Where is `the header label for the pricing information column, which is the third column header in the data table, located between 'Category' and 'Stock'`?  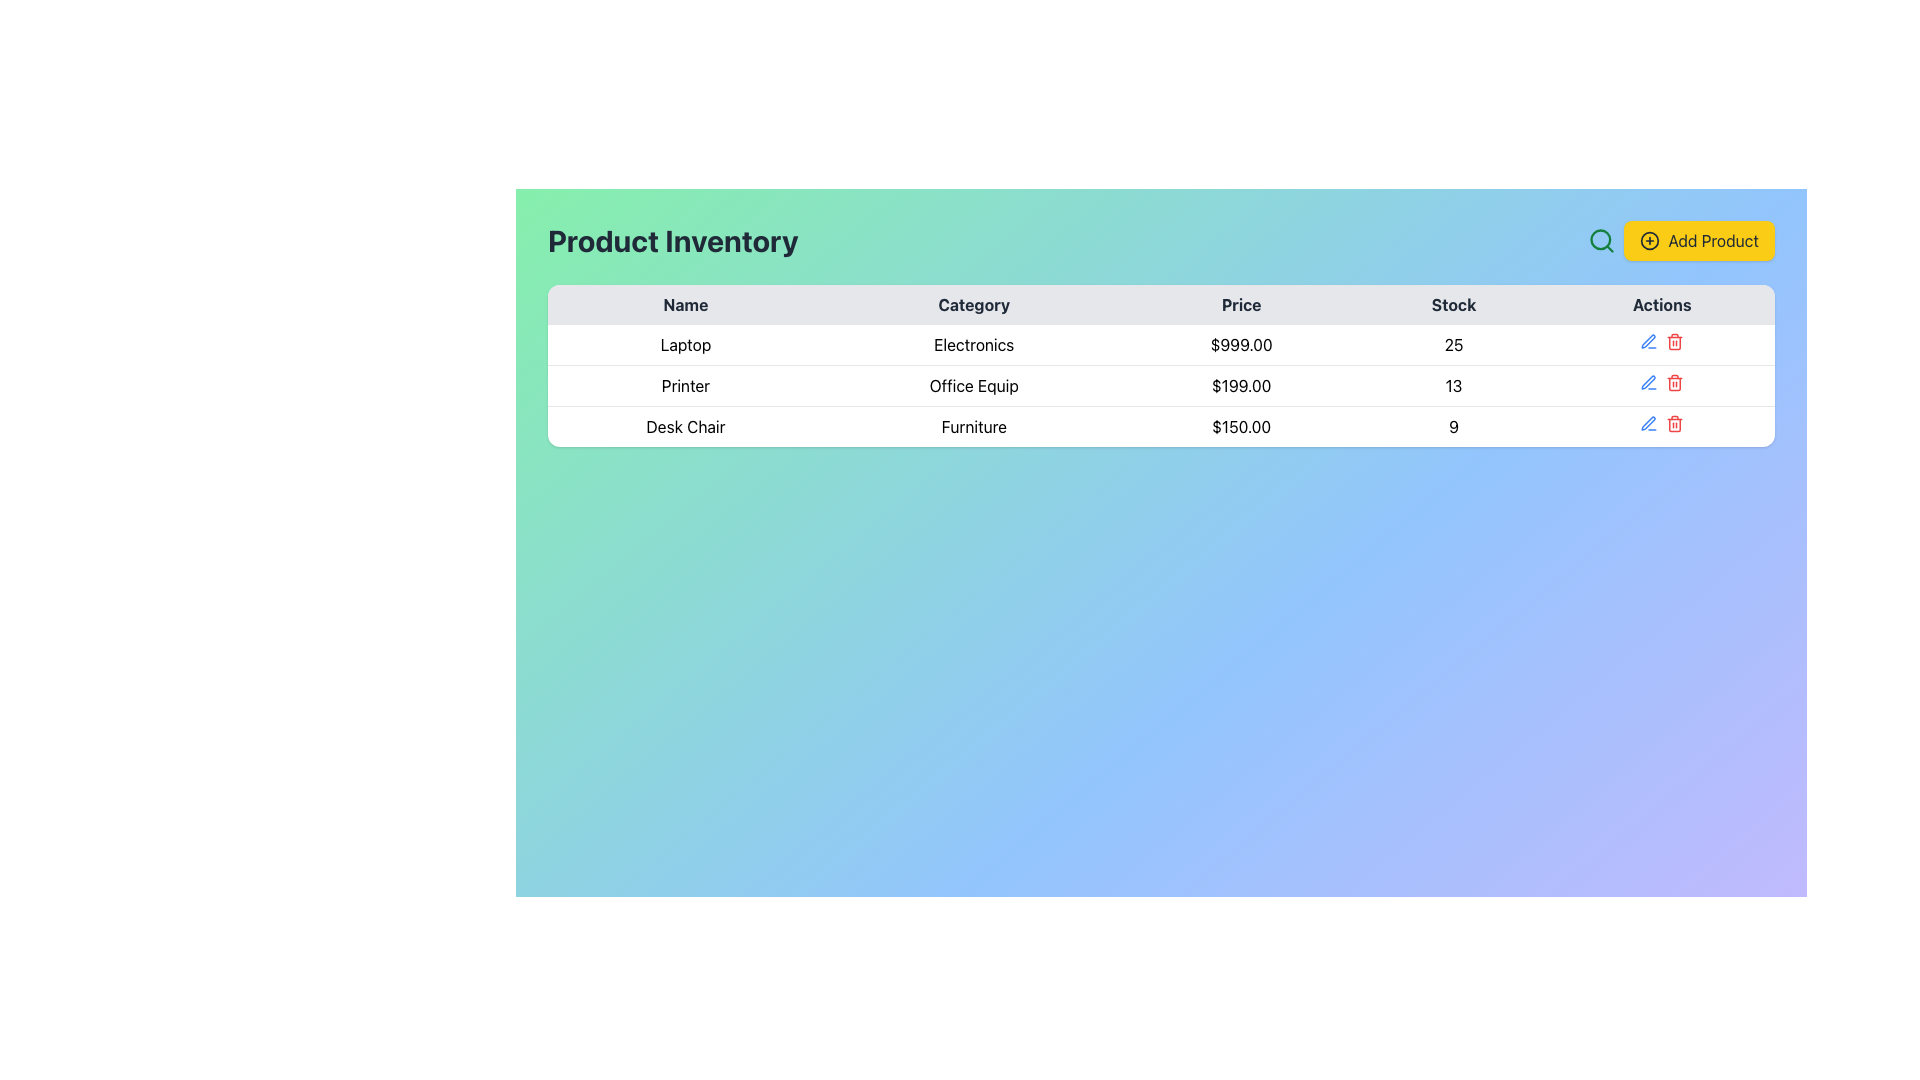 the header label for the pricing information column, which is the third column header in the data table, located between 'Category' and 'Stock' is located at coordinates (1240, 304).